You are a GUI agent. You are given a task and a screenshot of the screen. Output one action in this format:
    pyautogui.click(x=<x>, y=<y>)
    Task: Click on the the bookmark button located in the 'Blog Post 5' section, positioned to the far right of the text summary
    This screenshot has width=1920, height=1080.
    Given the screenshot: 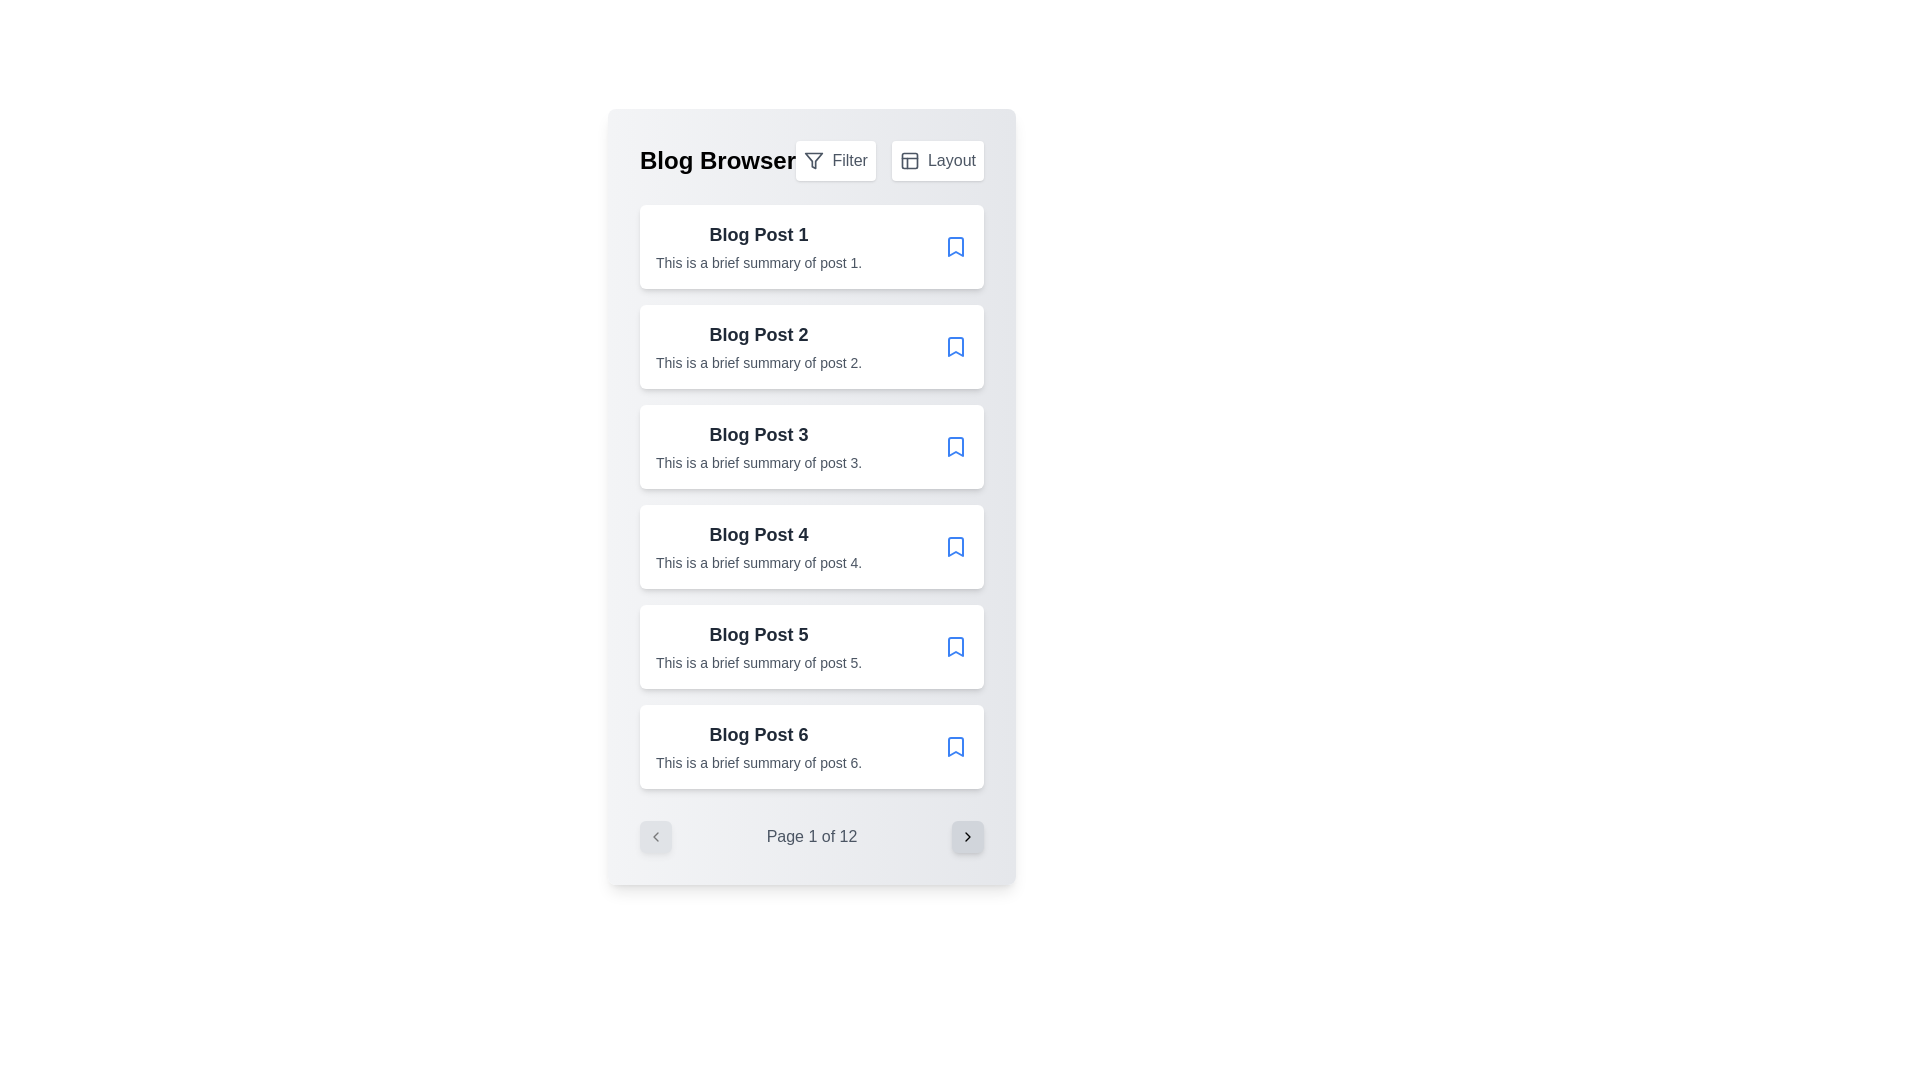 What is the action you would take?
    pyautogui.click(x=954, y=647)
    